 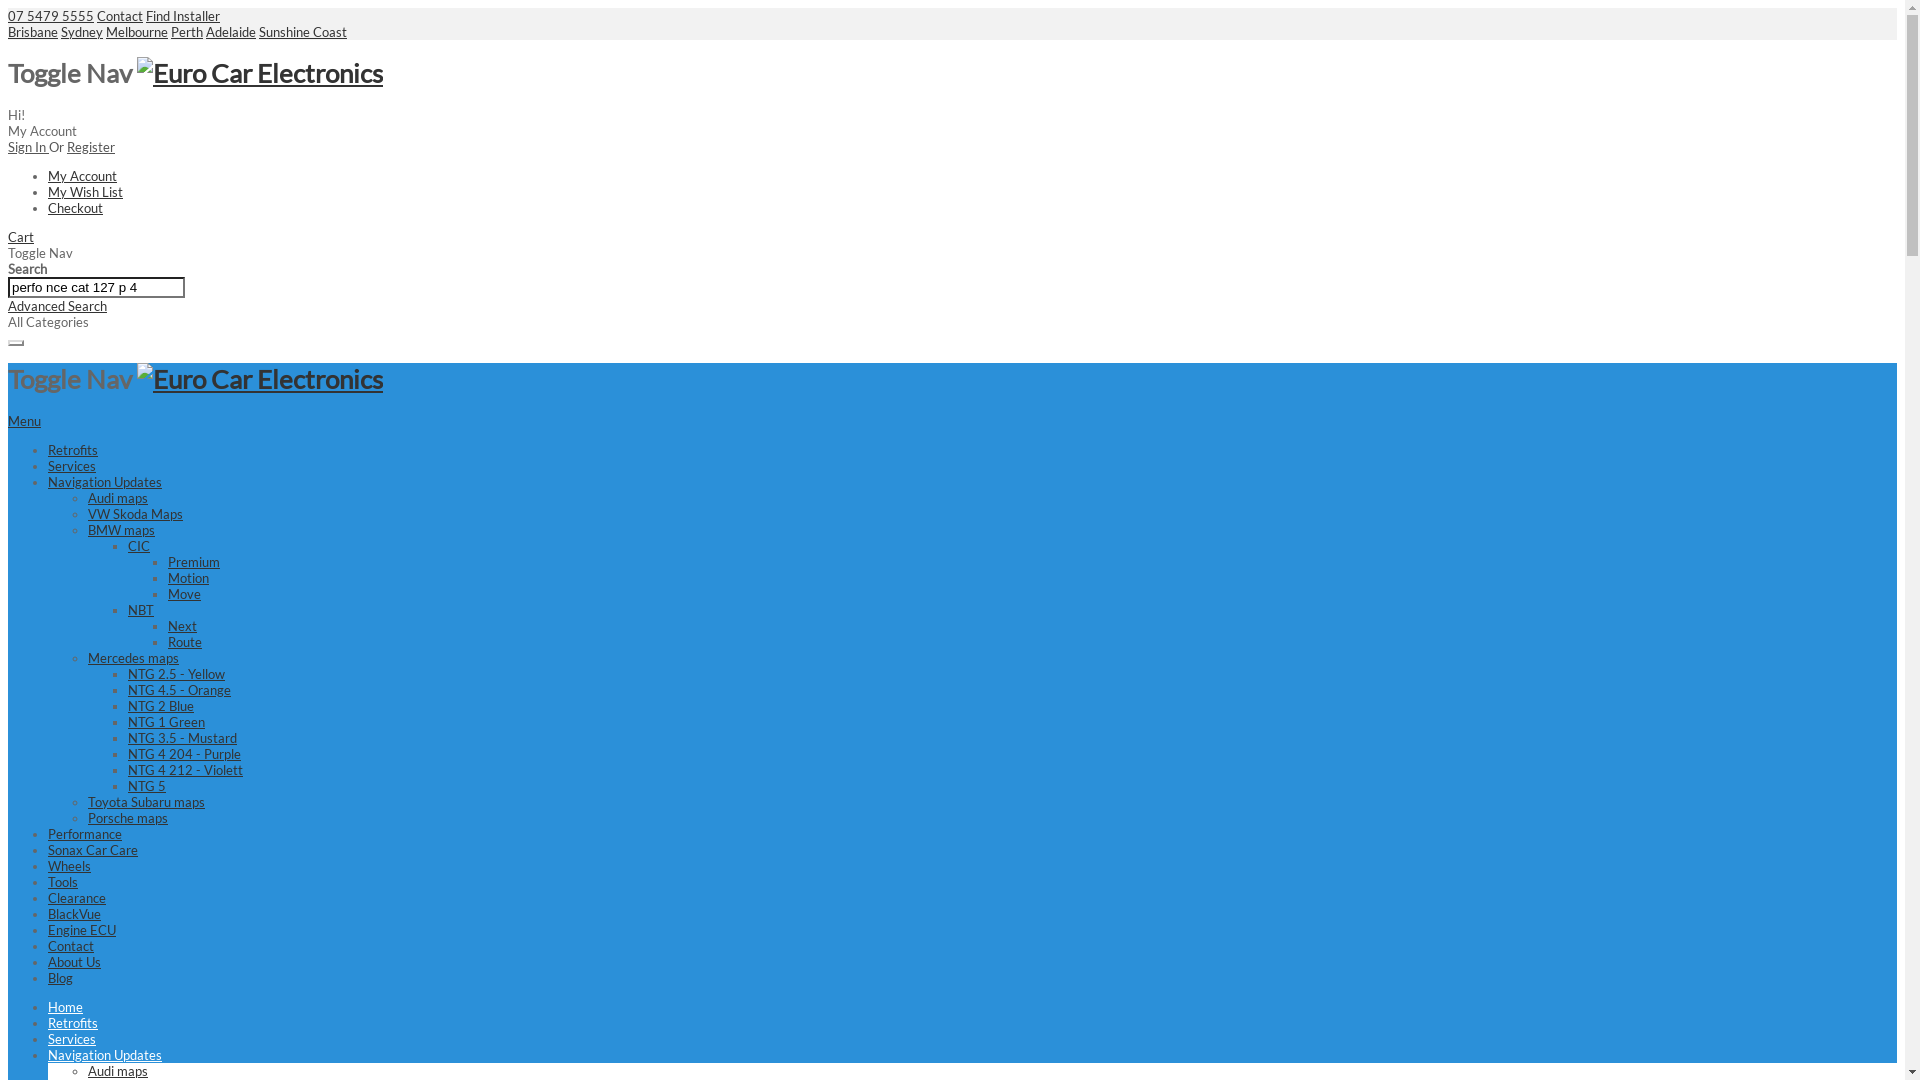 What do you see at coordinates (80, 31) in the screenshot?
I see `'Sydney'` at bounding box center [80, 31].